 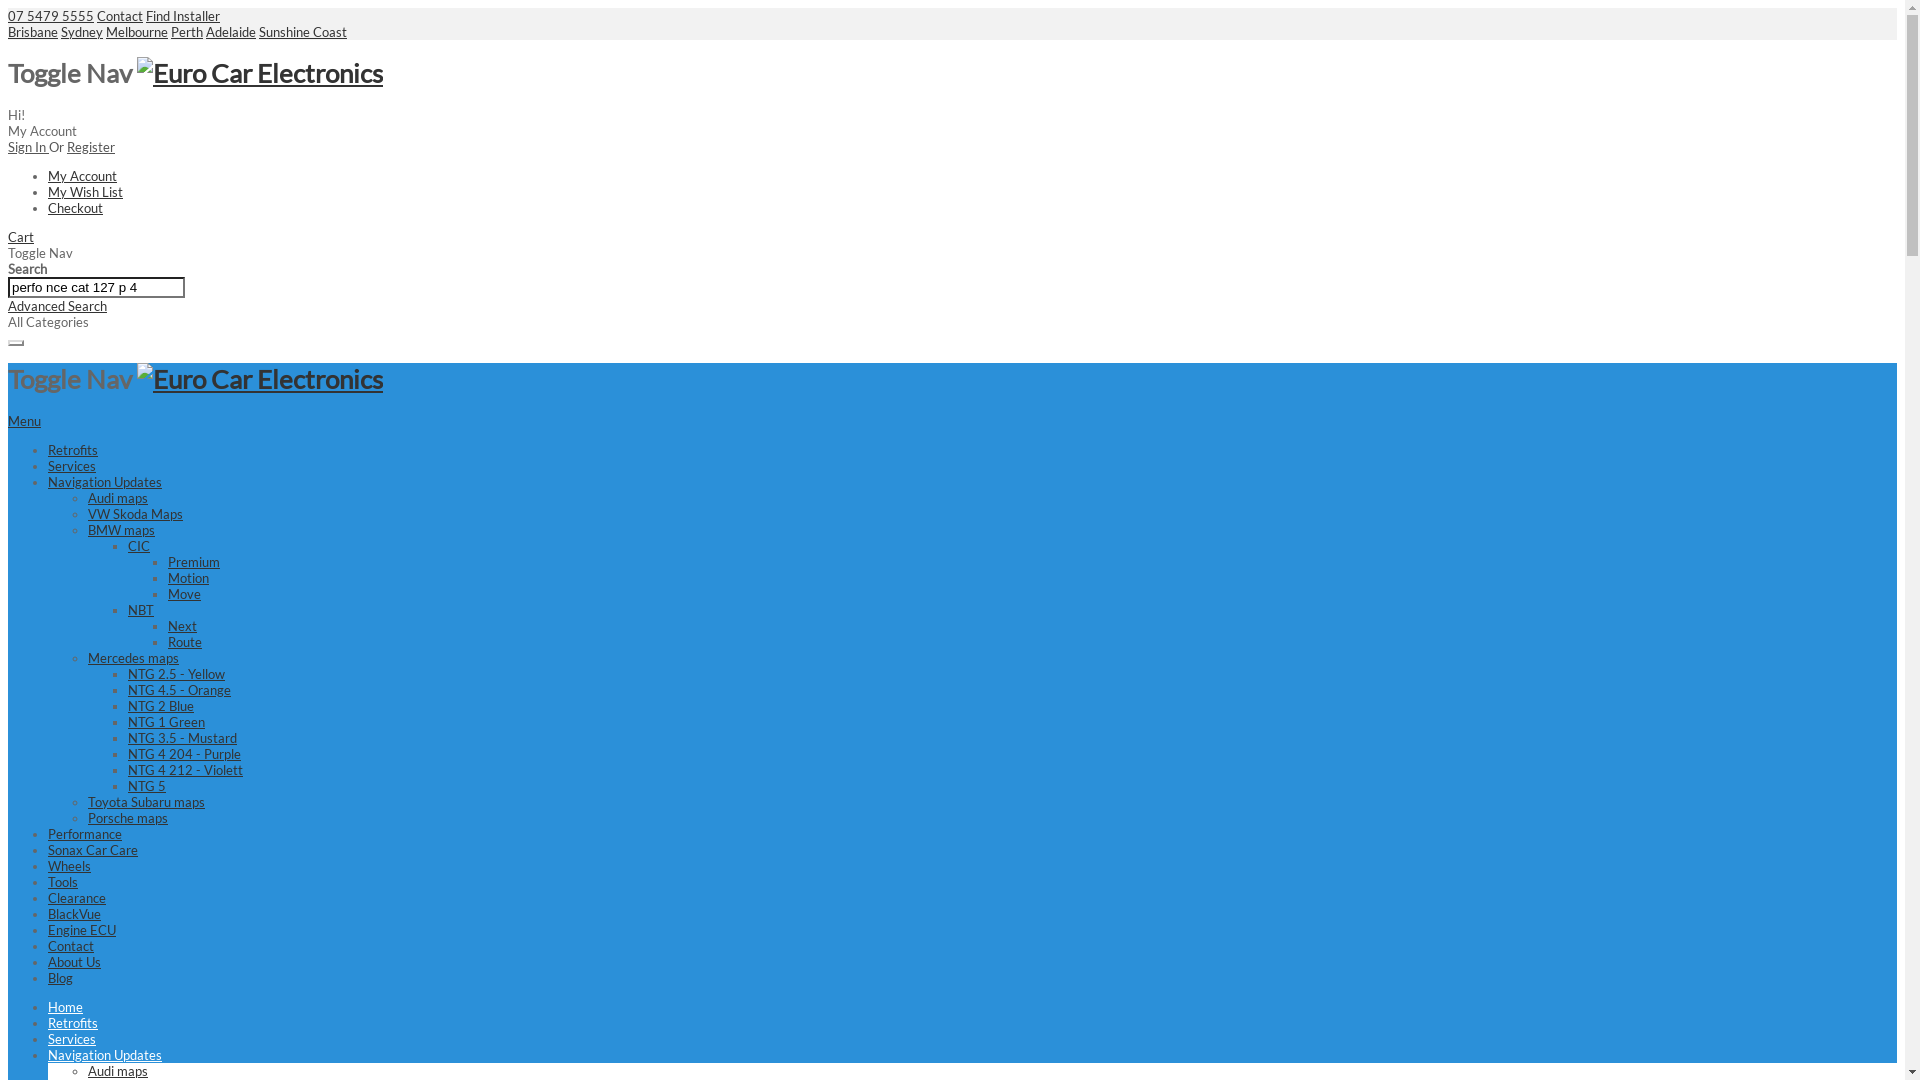 What do you see at coordinates (80, 31) in the screenshot?
I see `'Sydney'` at bounding box center [80, 31].